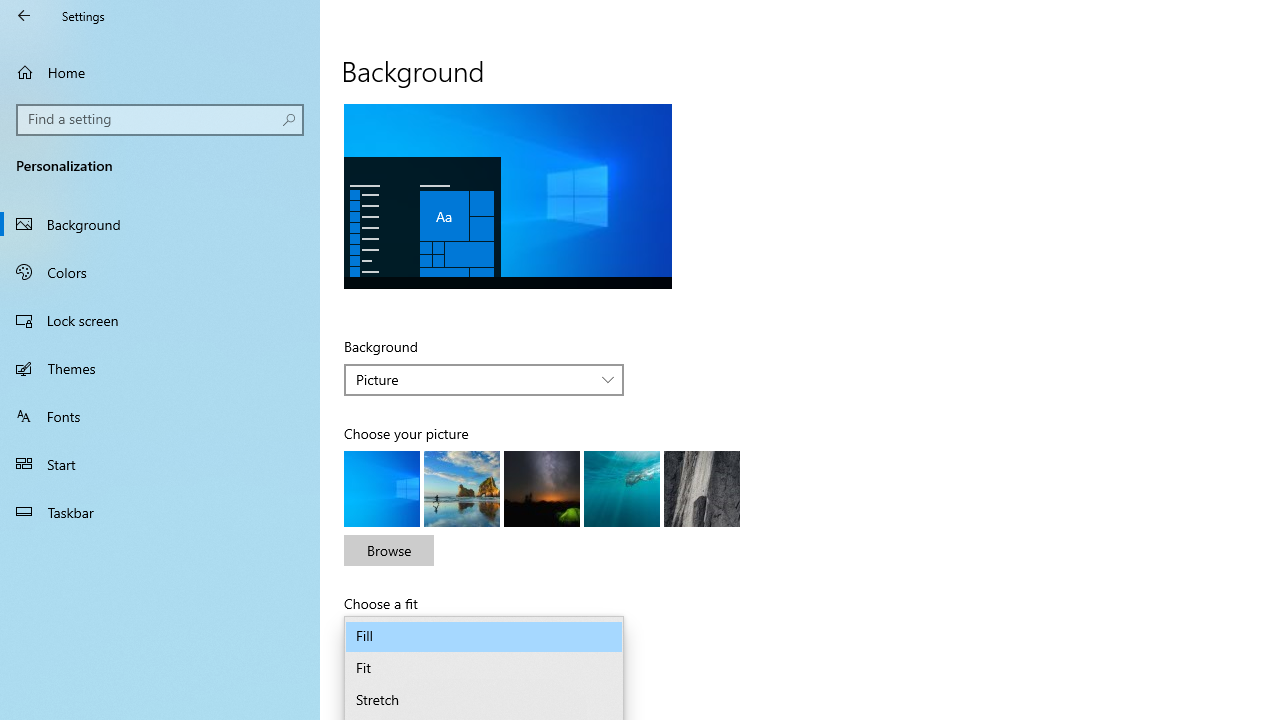  I want to click on 'Search box, Find a setting', so click(160, 119).